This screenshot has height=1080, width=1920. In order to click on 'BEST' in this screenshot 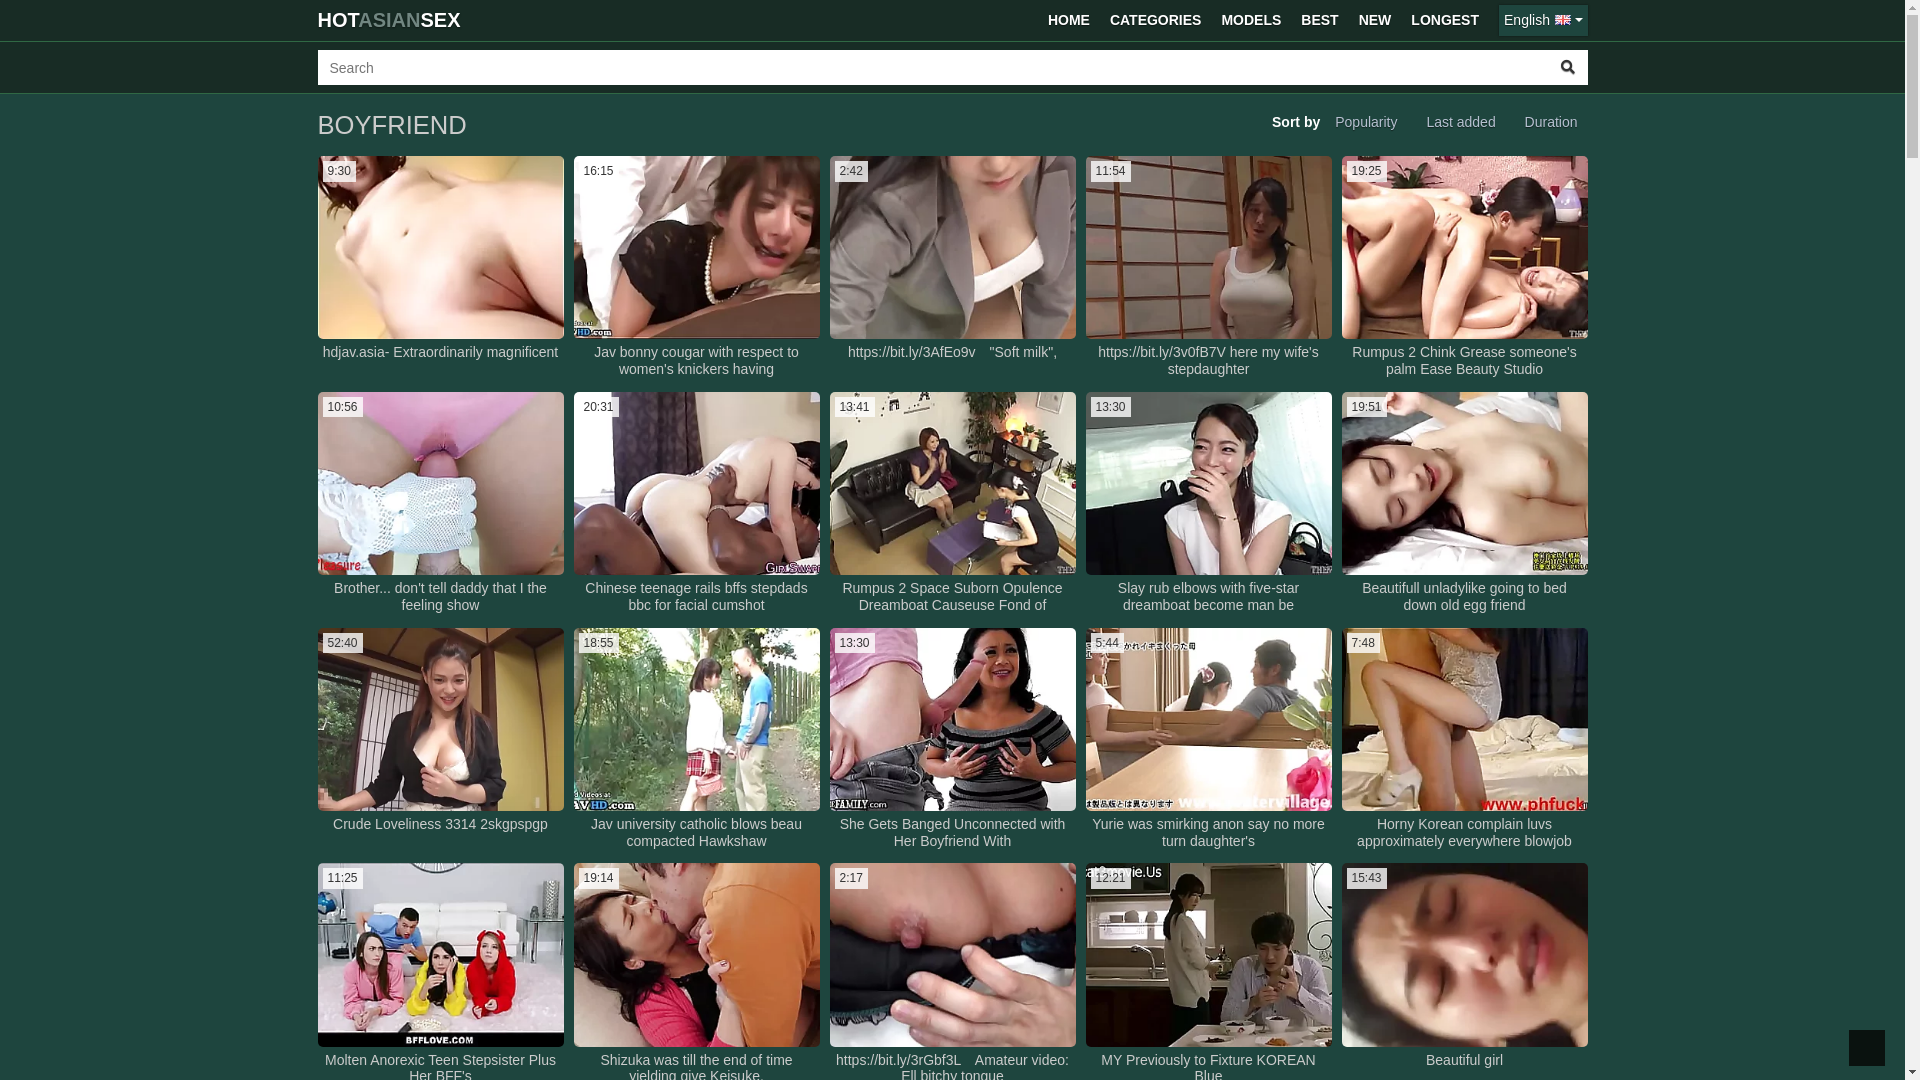, I will do `click(1319, 20)`.